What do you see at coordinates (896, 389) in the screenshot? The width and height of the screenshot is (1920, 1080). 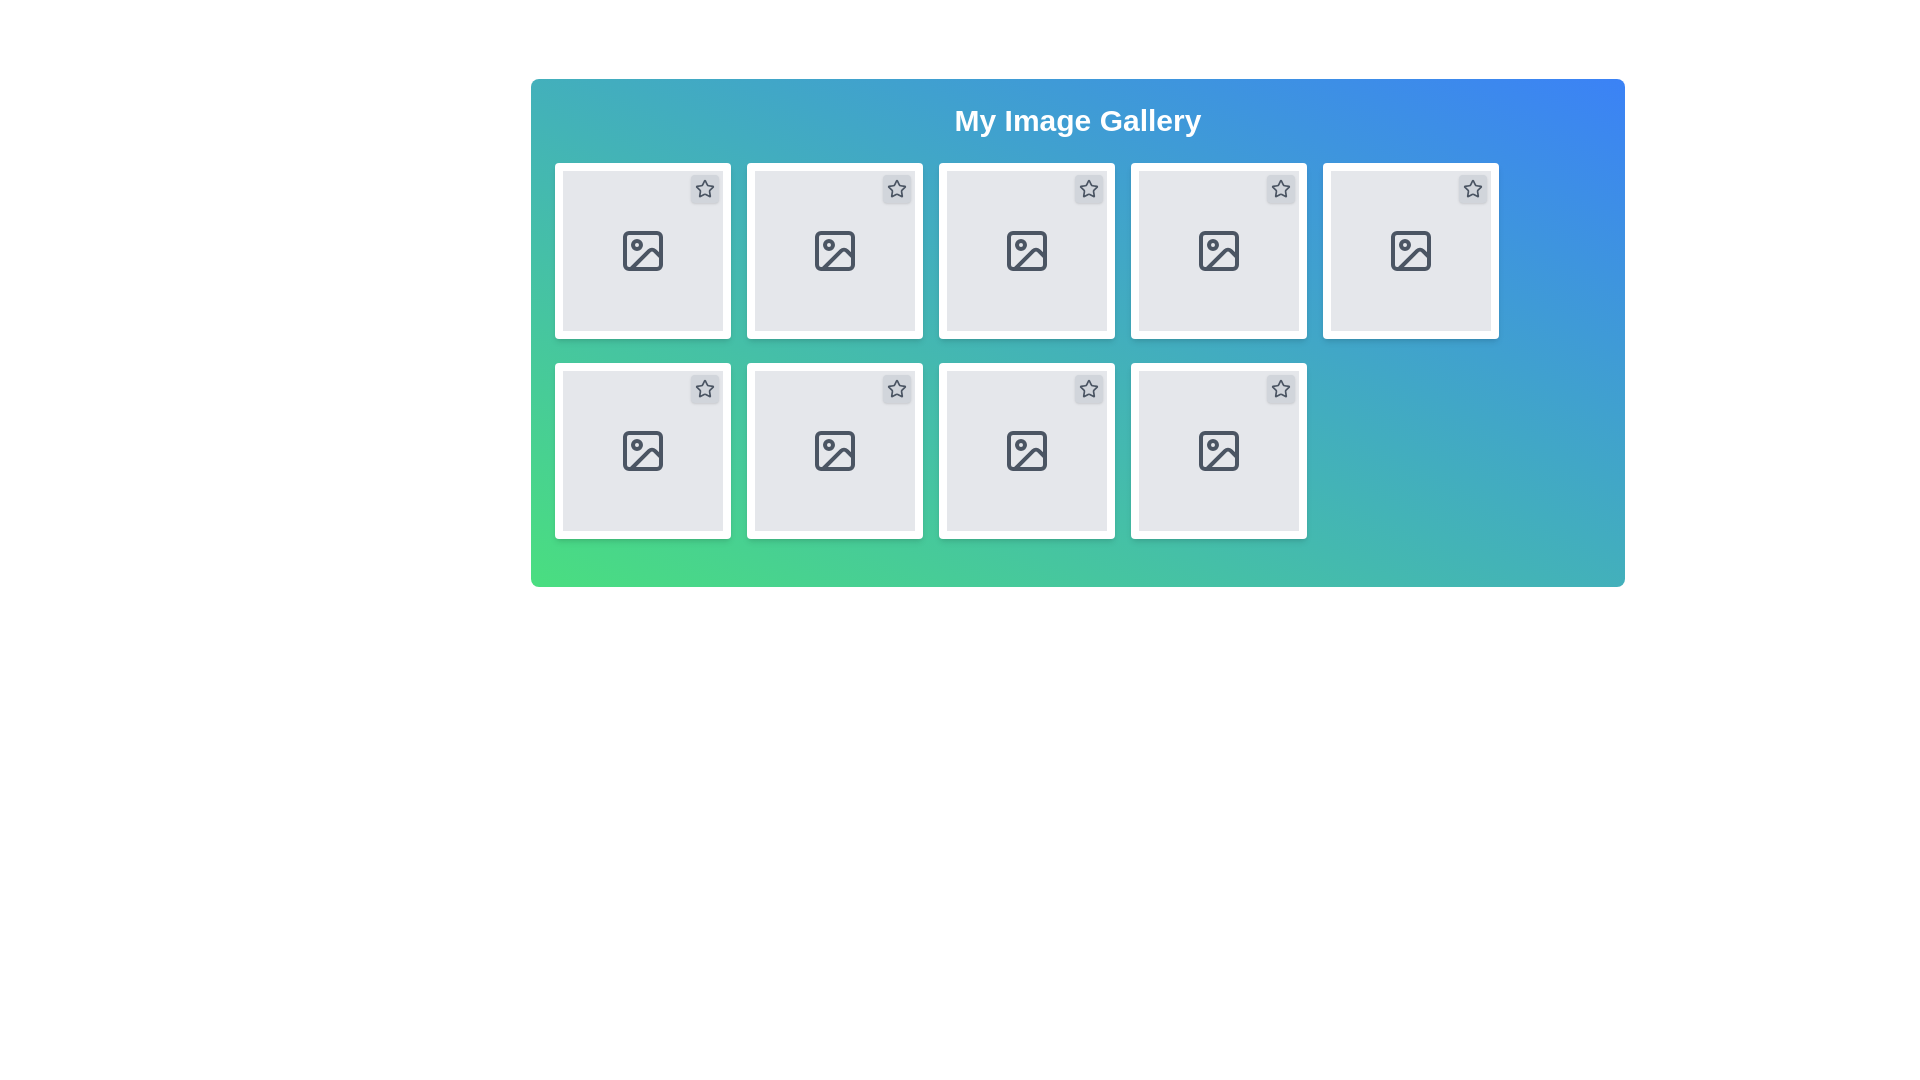 I see `the star-shaped button with a gray border and background located at the top-right corner of the tile in the grid layout to trigger the hover effect` at bounding box center [896, 389].